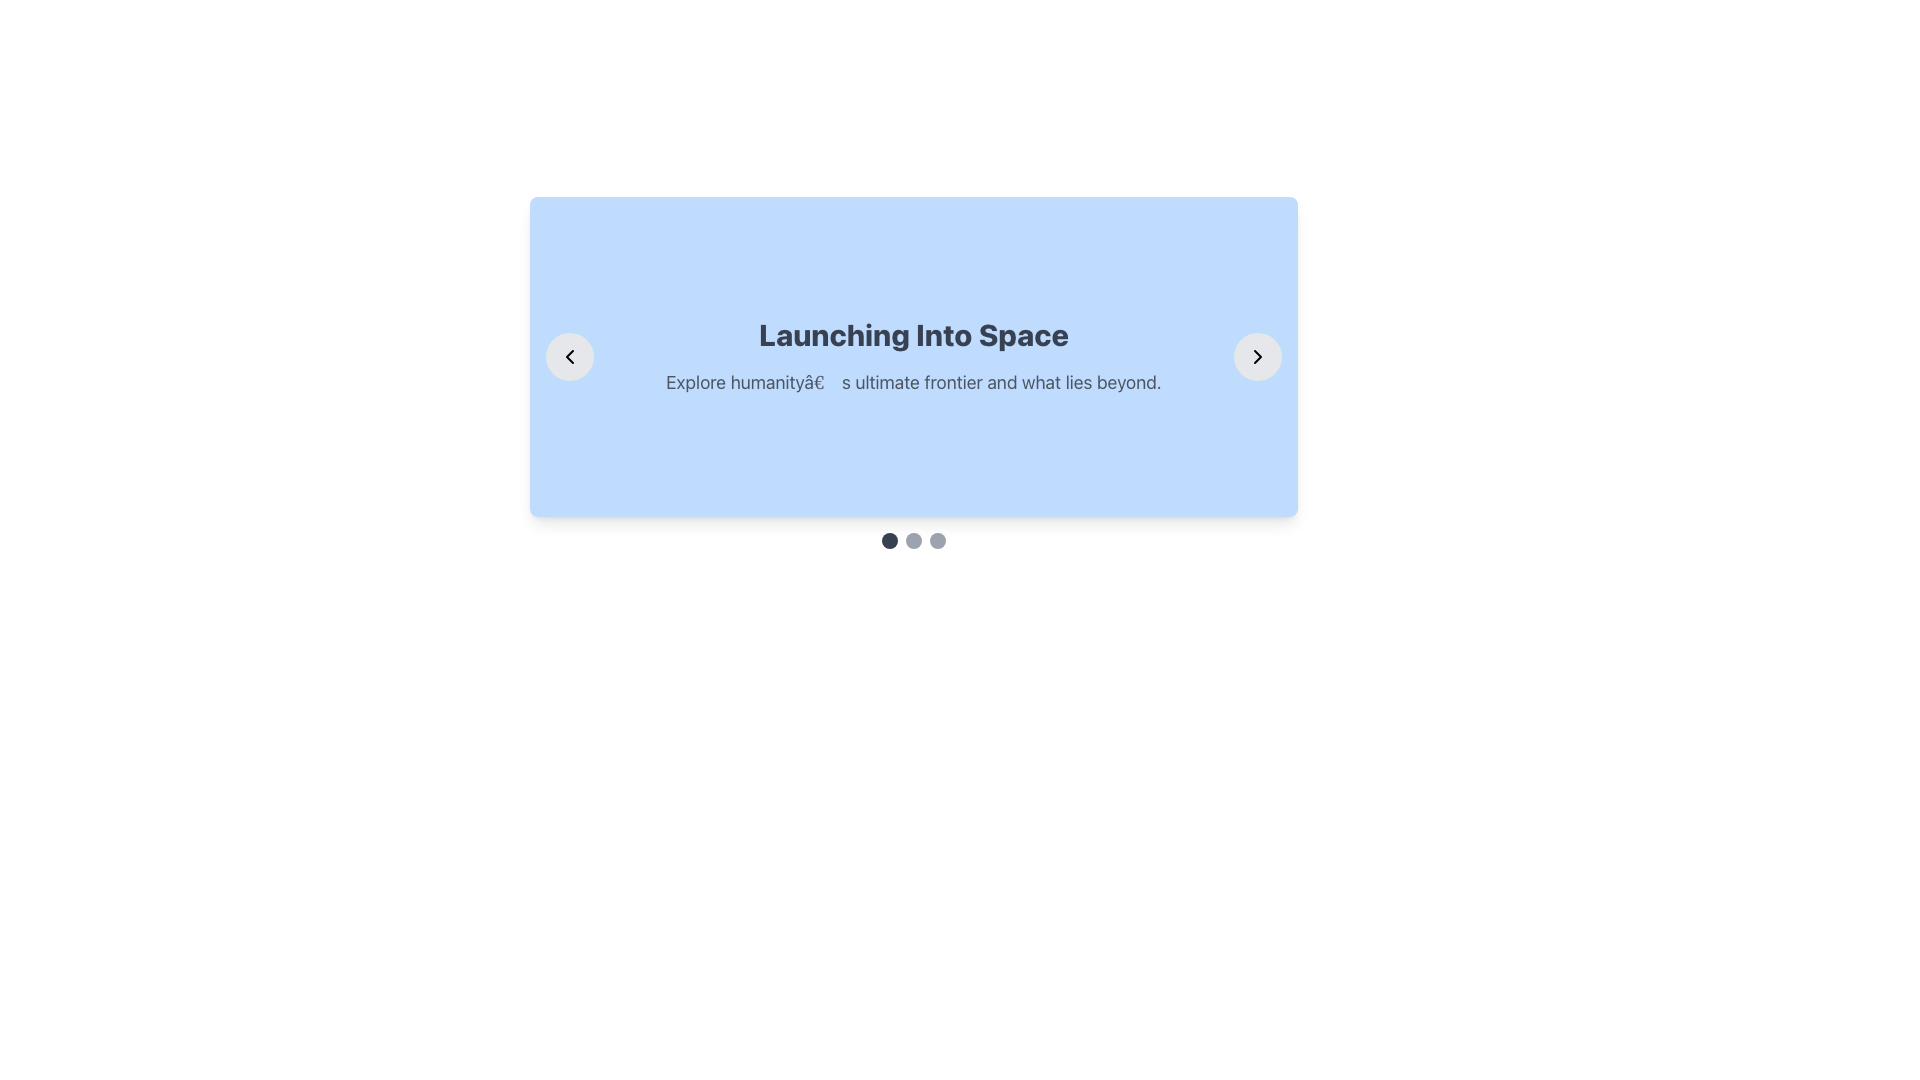 This screenshot has height=1080, width=1920. Describe the element at coordinates (888, 540) in the screenshot. I see `the leftmost dot indicator in the pagination control, which is a small circular shape with a grayish-black background` at that location.